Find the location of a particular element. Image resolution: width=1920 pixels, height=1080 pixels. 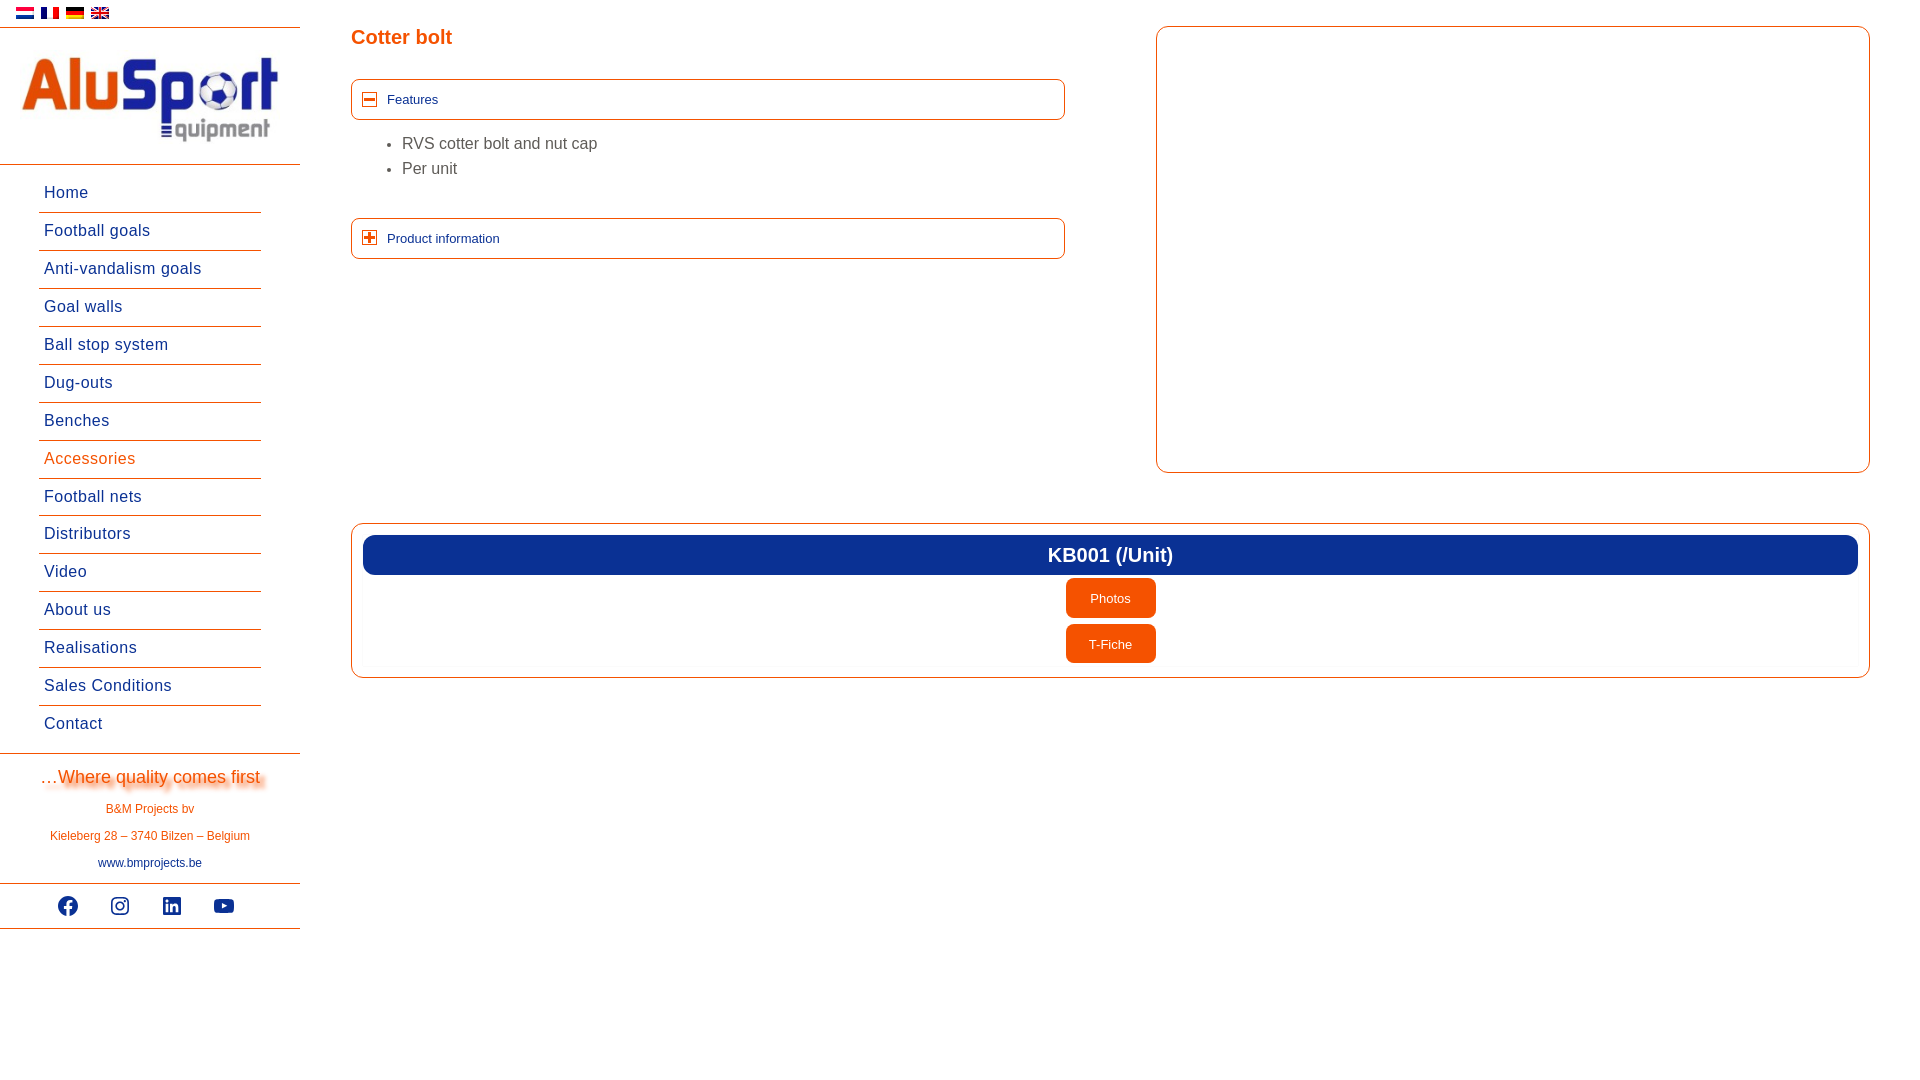

'Football nets' is located at coordinates (148, 496).